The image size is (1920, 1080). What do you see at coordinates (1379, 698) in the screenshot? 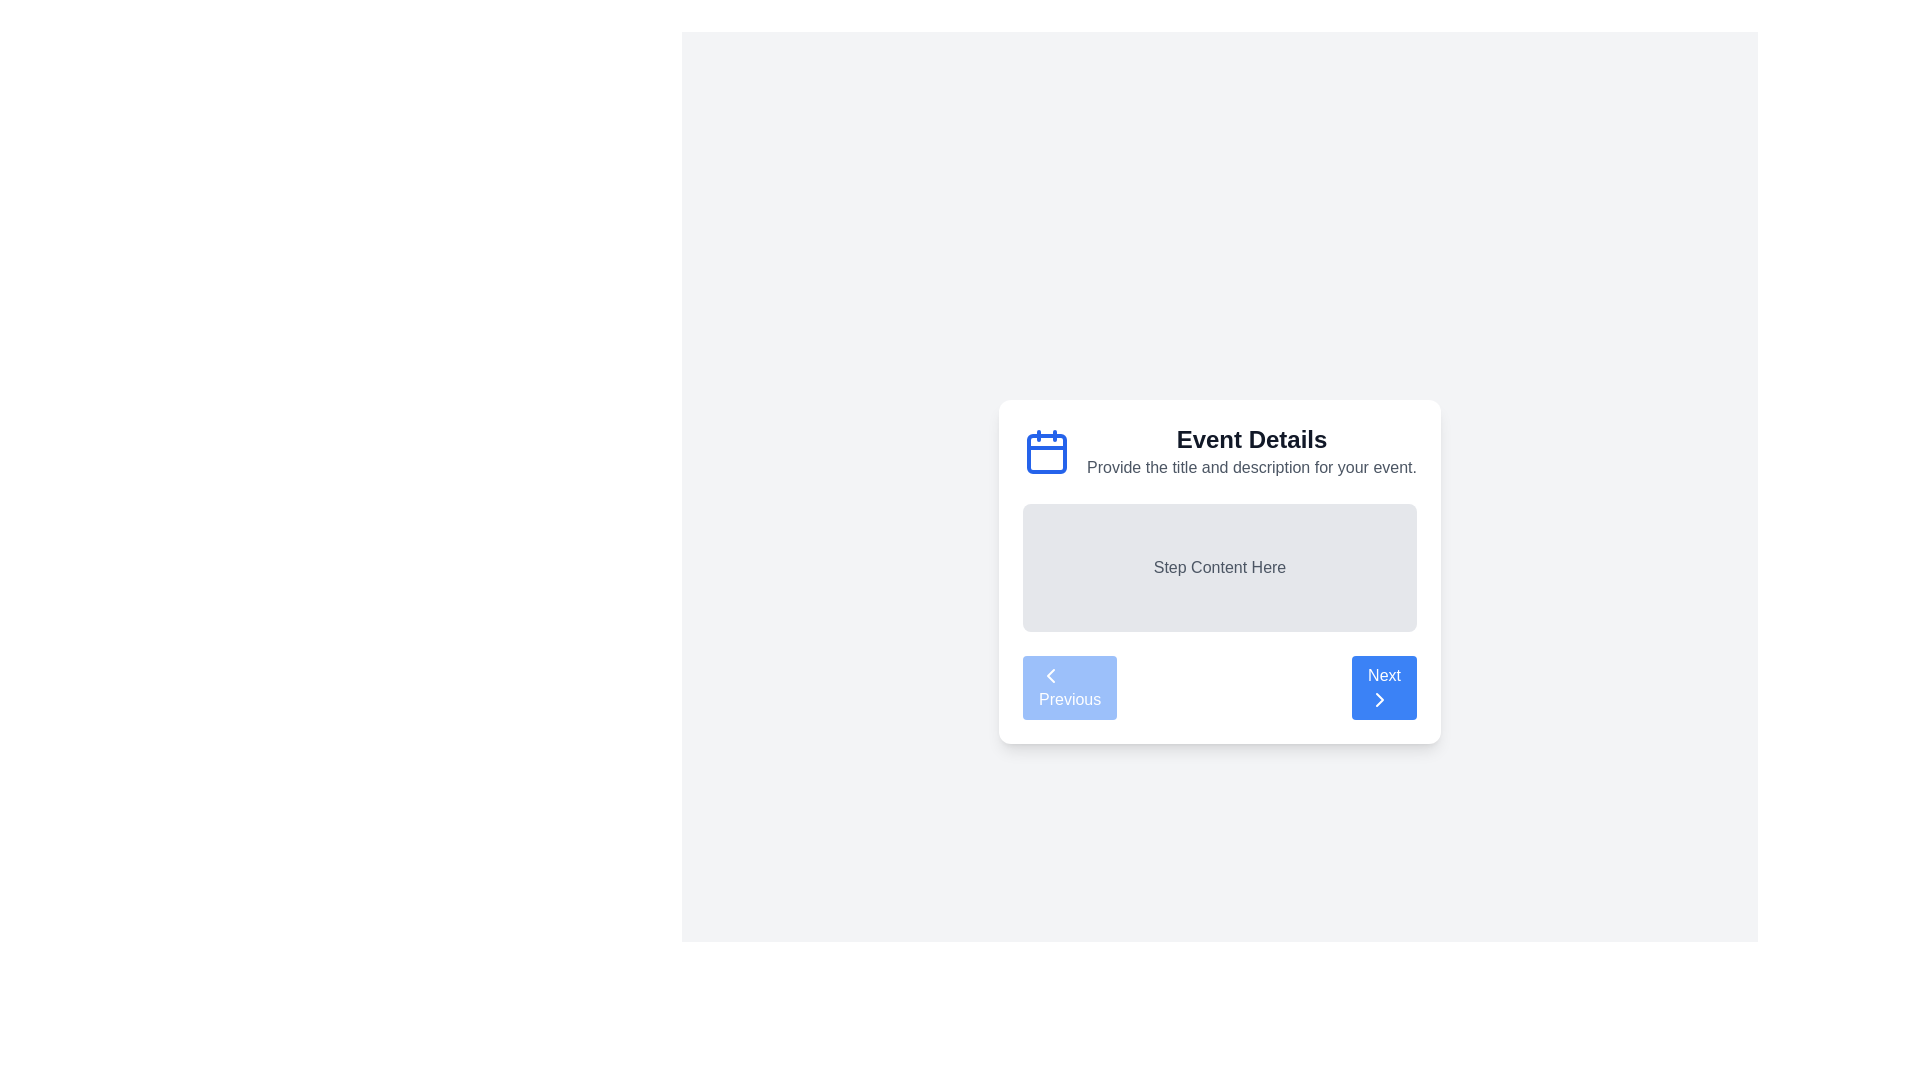
I see `the chevron icon located within the 'Next' button at the bottom right corner of the white card interface` at bounding box center [1379, 698].